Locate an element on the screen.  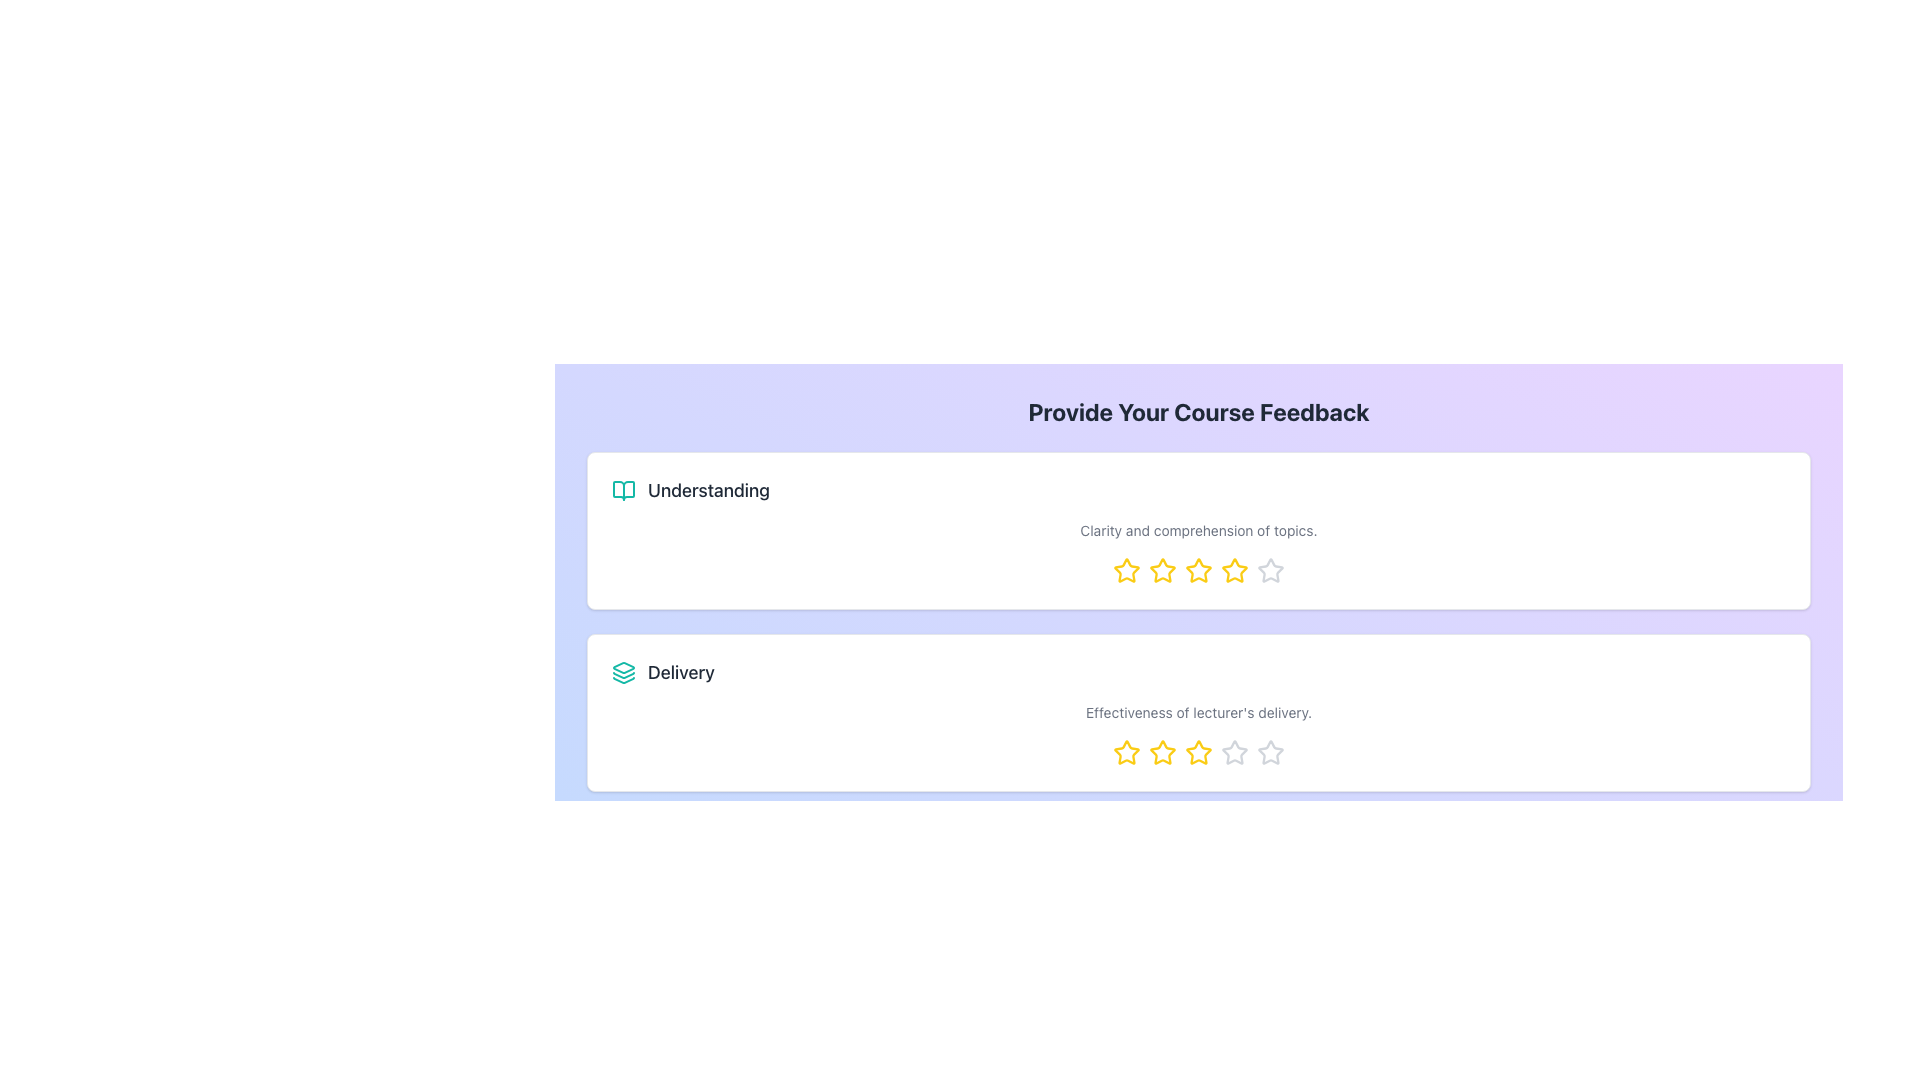
the fourth star in the 'Delivery' feedback section is located at coordinates (1127, 934).